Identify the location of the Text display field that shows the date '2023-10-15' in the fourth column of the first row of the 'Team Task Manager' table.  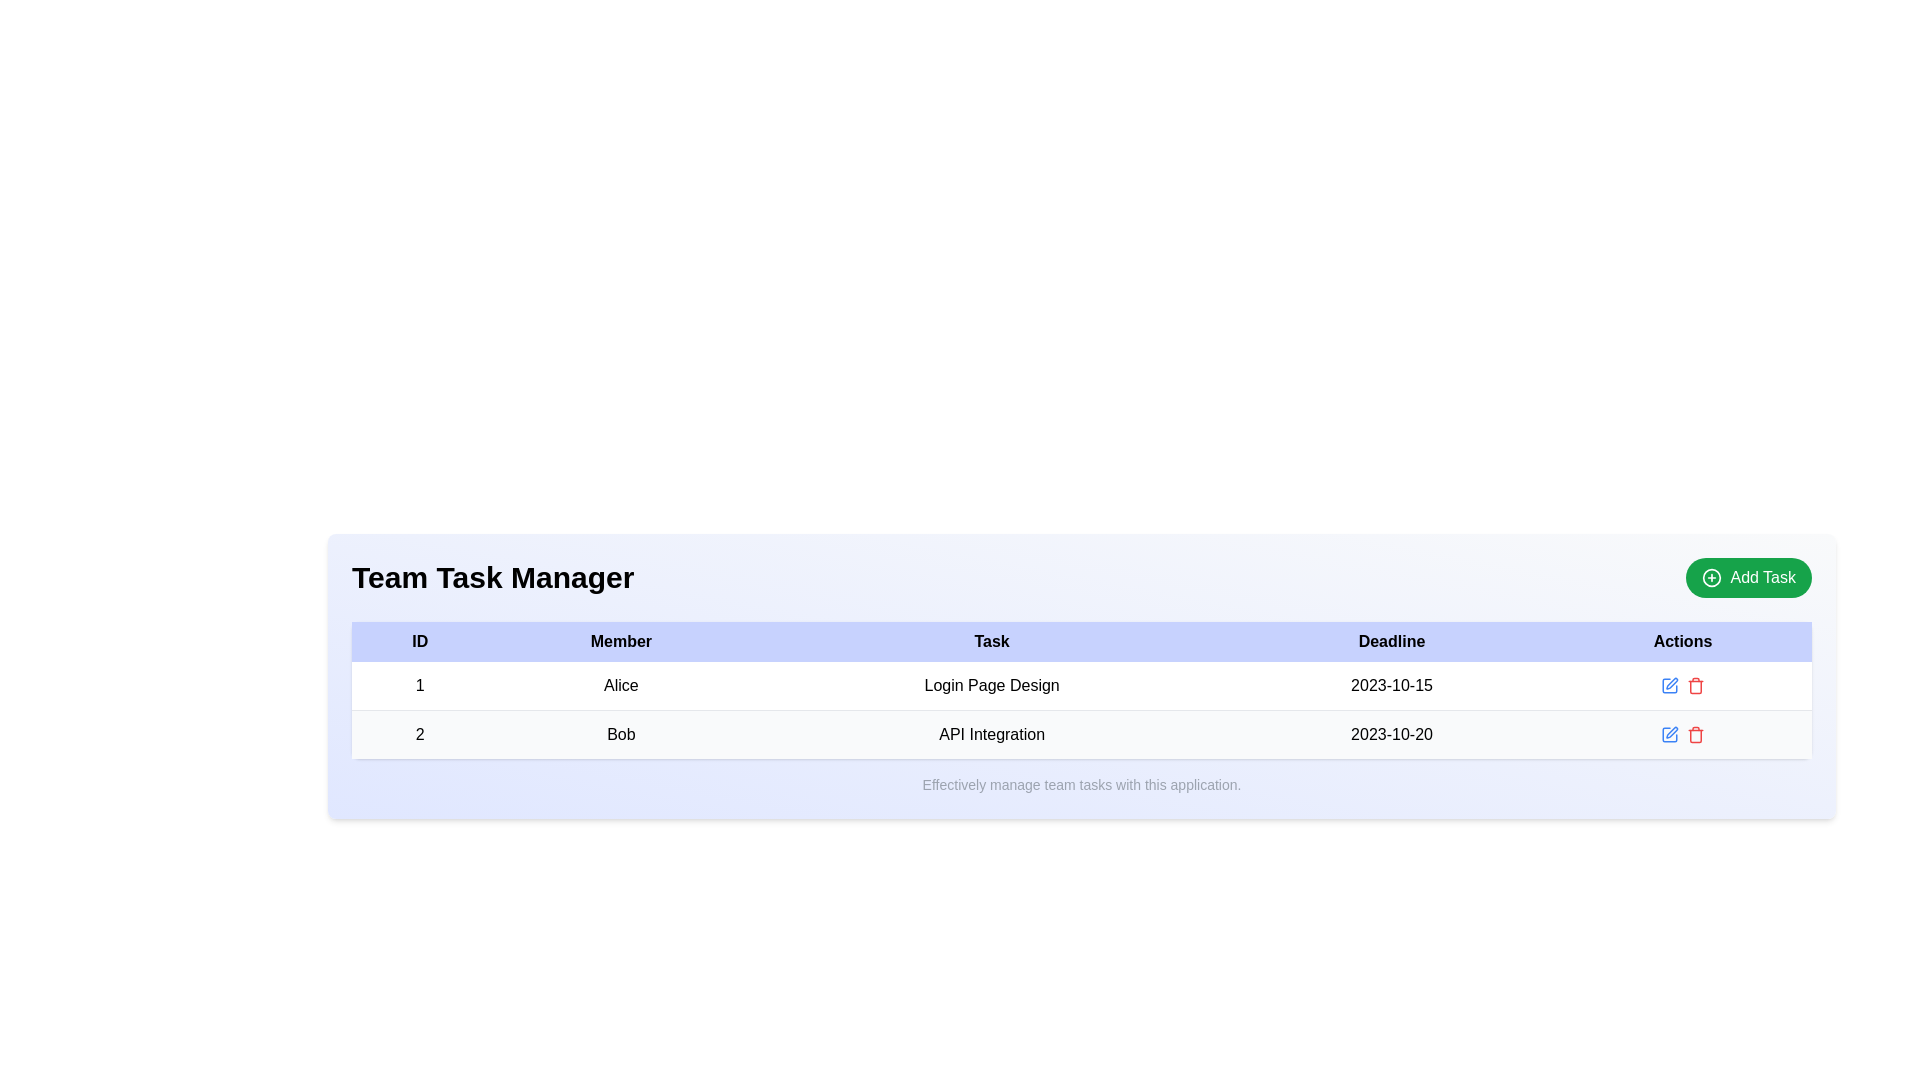
(1391, 685).